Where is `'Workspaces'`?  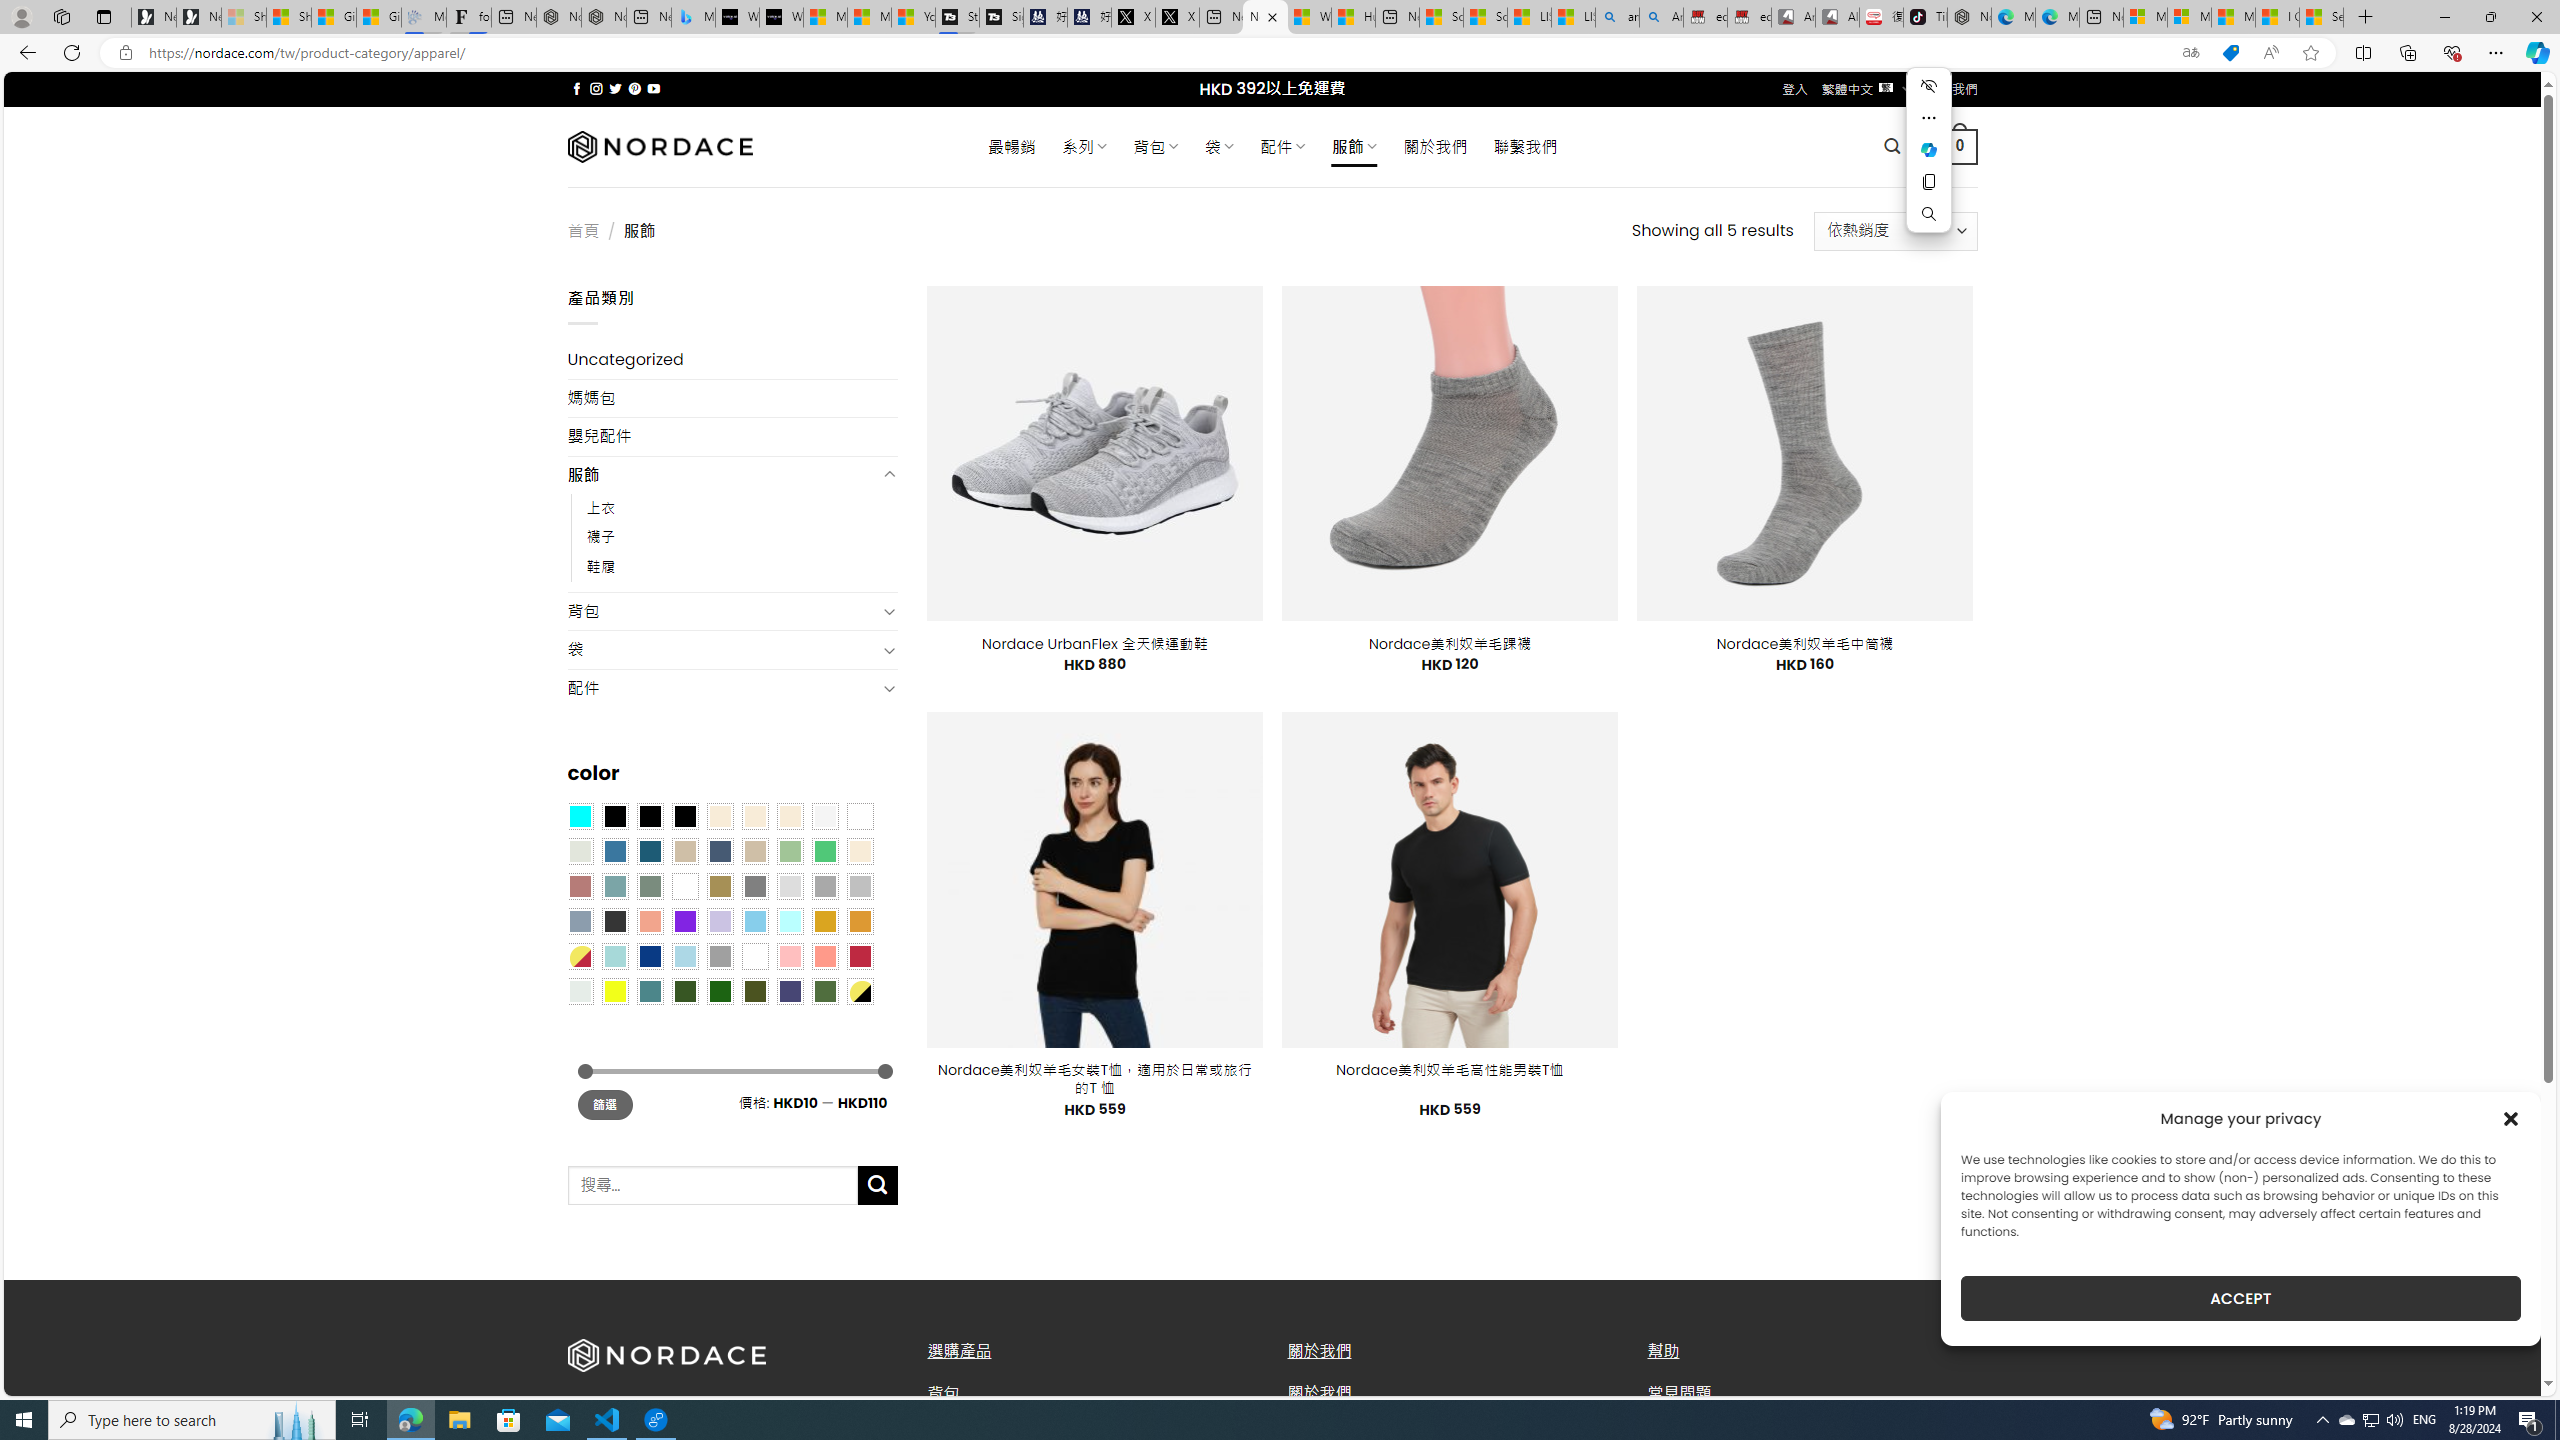
'Workspaces' is located at coordinates (61, 16).